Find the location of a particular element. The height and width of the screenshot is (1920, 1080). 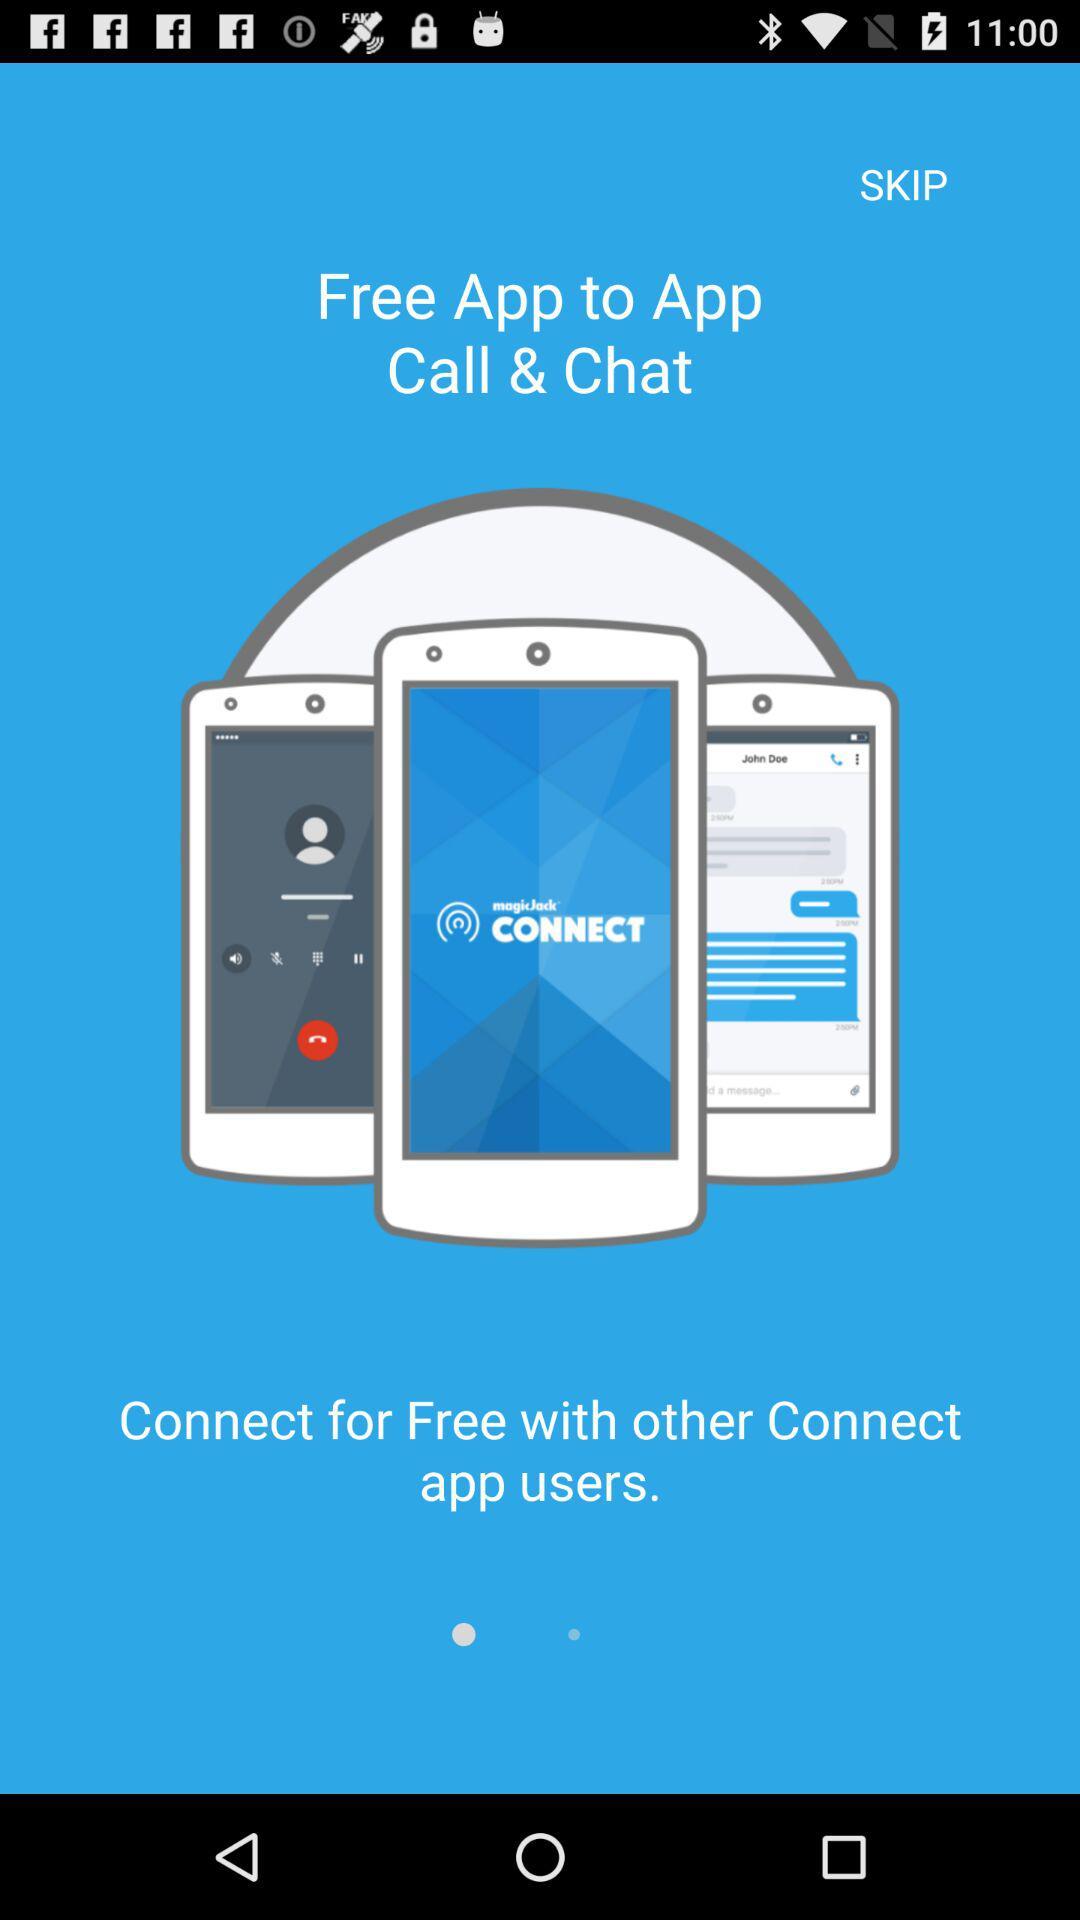

the icon below the connect for free is located at coordinates (463, 1634).